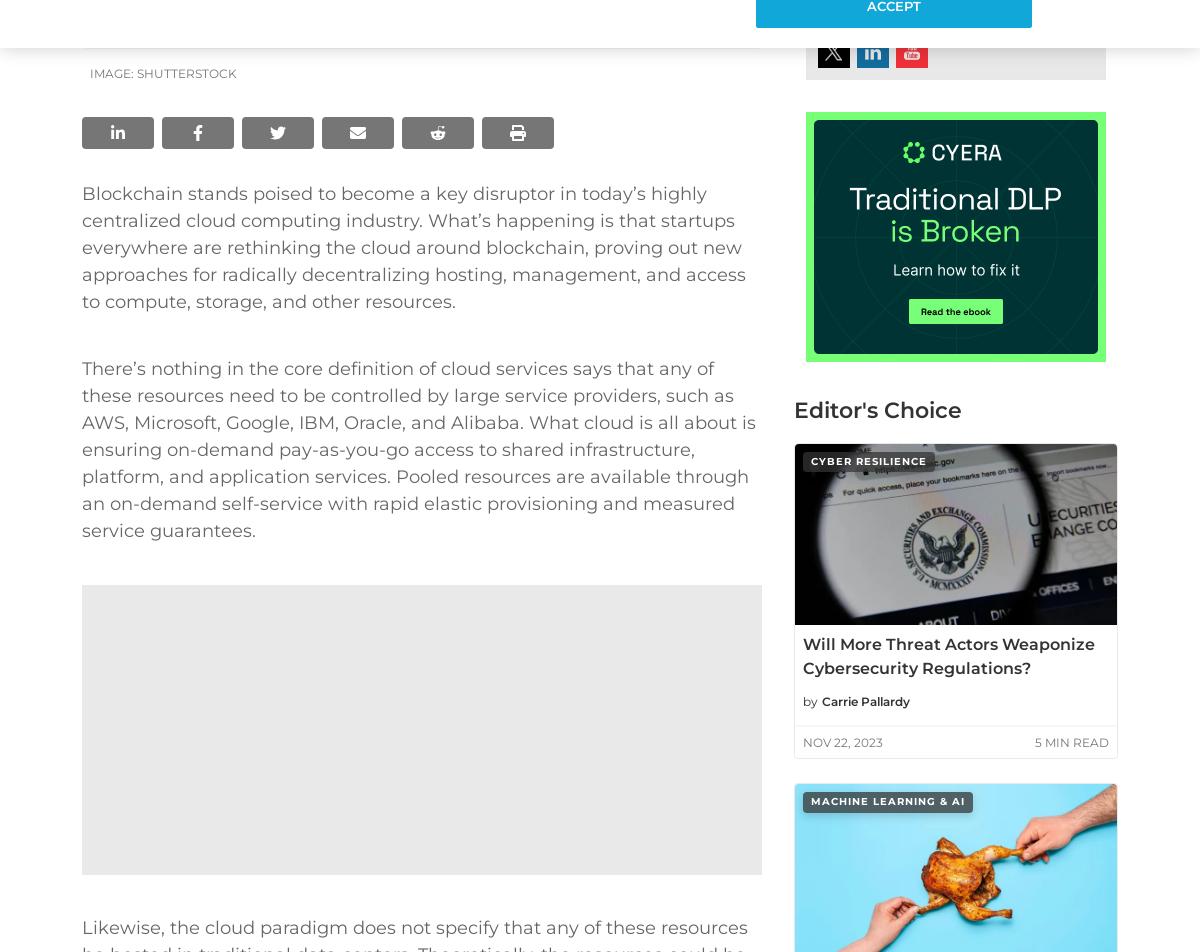  Describe the element at coordinates (887, 801) in the screenshot. I see `'Machine Learning & AI'` at that location.